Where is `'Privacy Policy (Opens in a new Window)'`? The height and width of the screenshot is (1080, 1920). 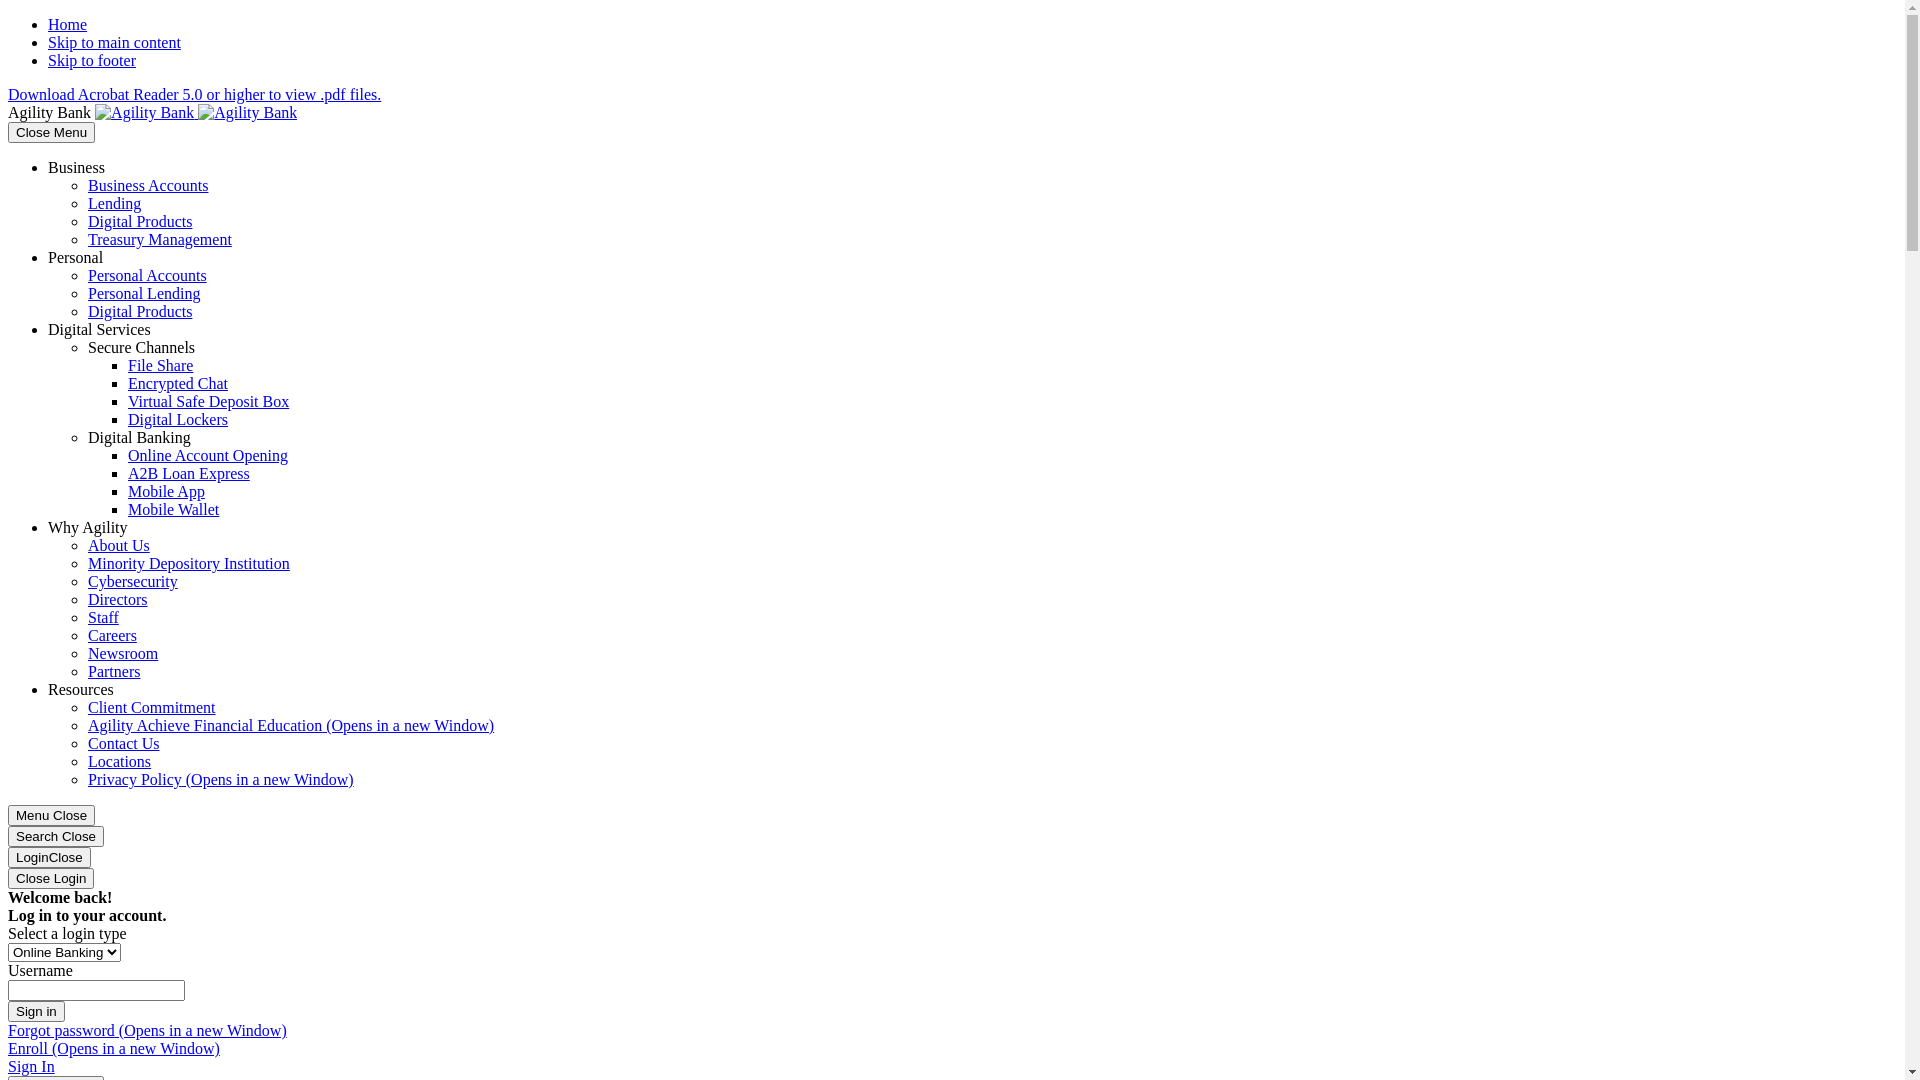 'Privacy Policy (Opens in a new Window)' is located at coordinates (220, 778).